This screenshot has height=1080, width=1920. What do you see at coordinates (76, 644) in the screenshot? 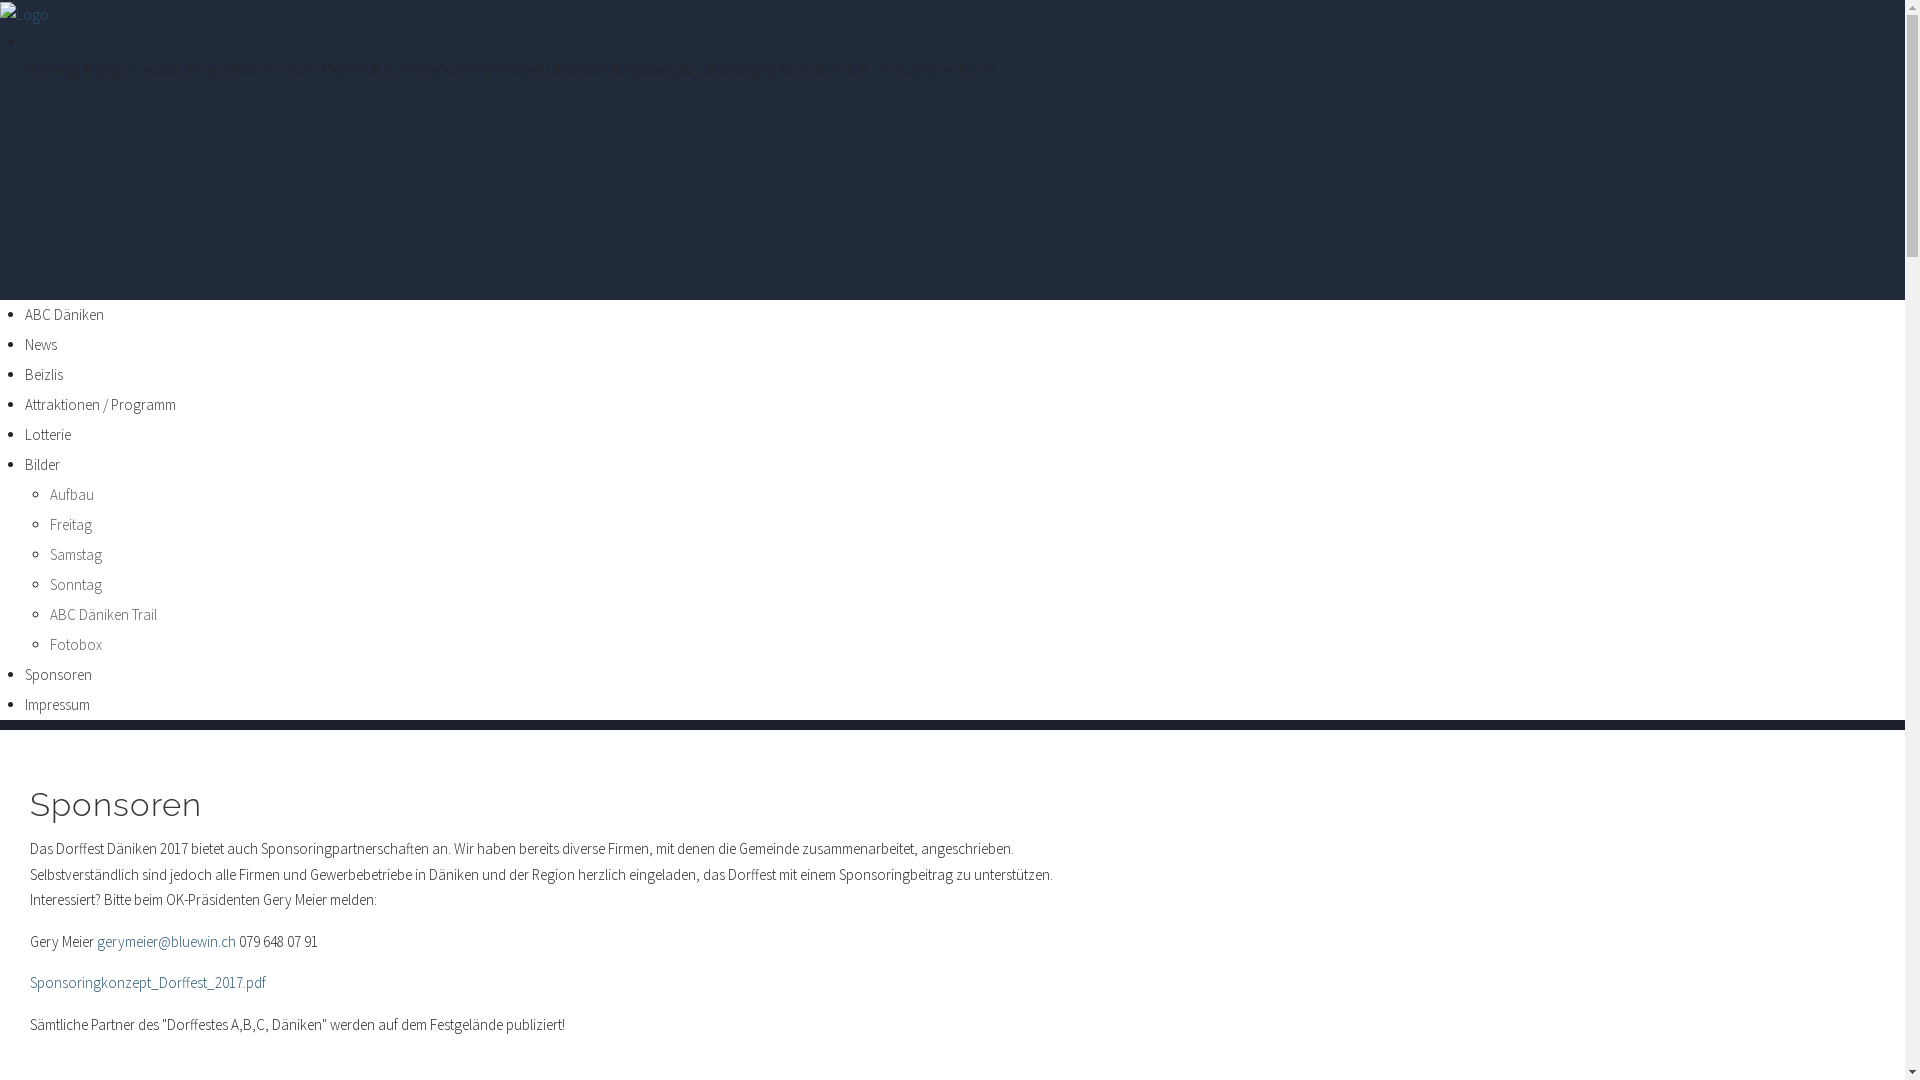
I see `'Fotobox'` at bounding box center [76, 644].